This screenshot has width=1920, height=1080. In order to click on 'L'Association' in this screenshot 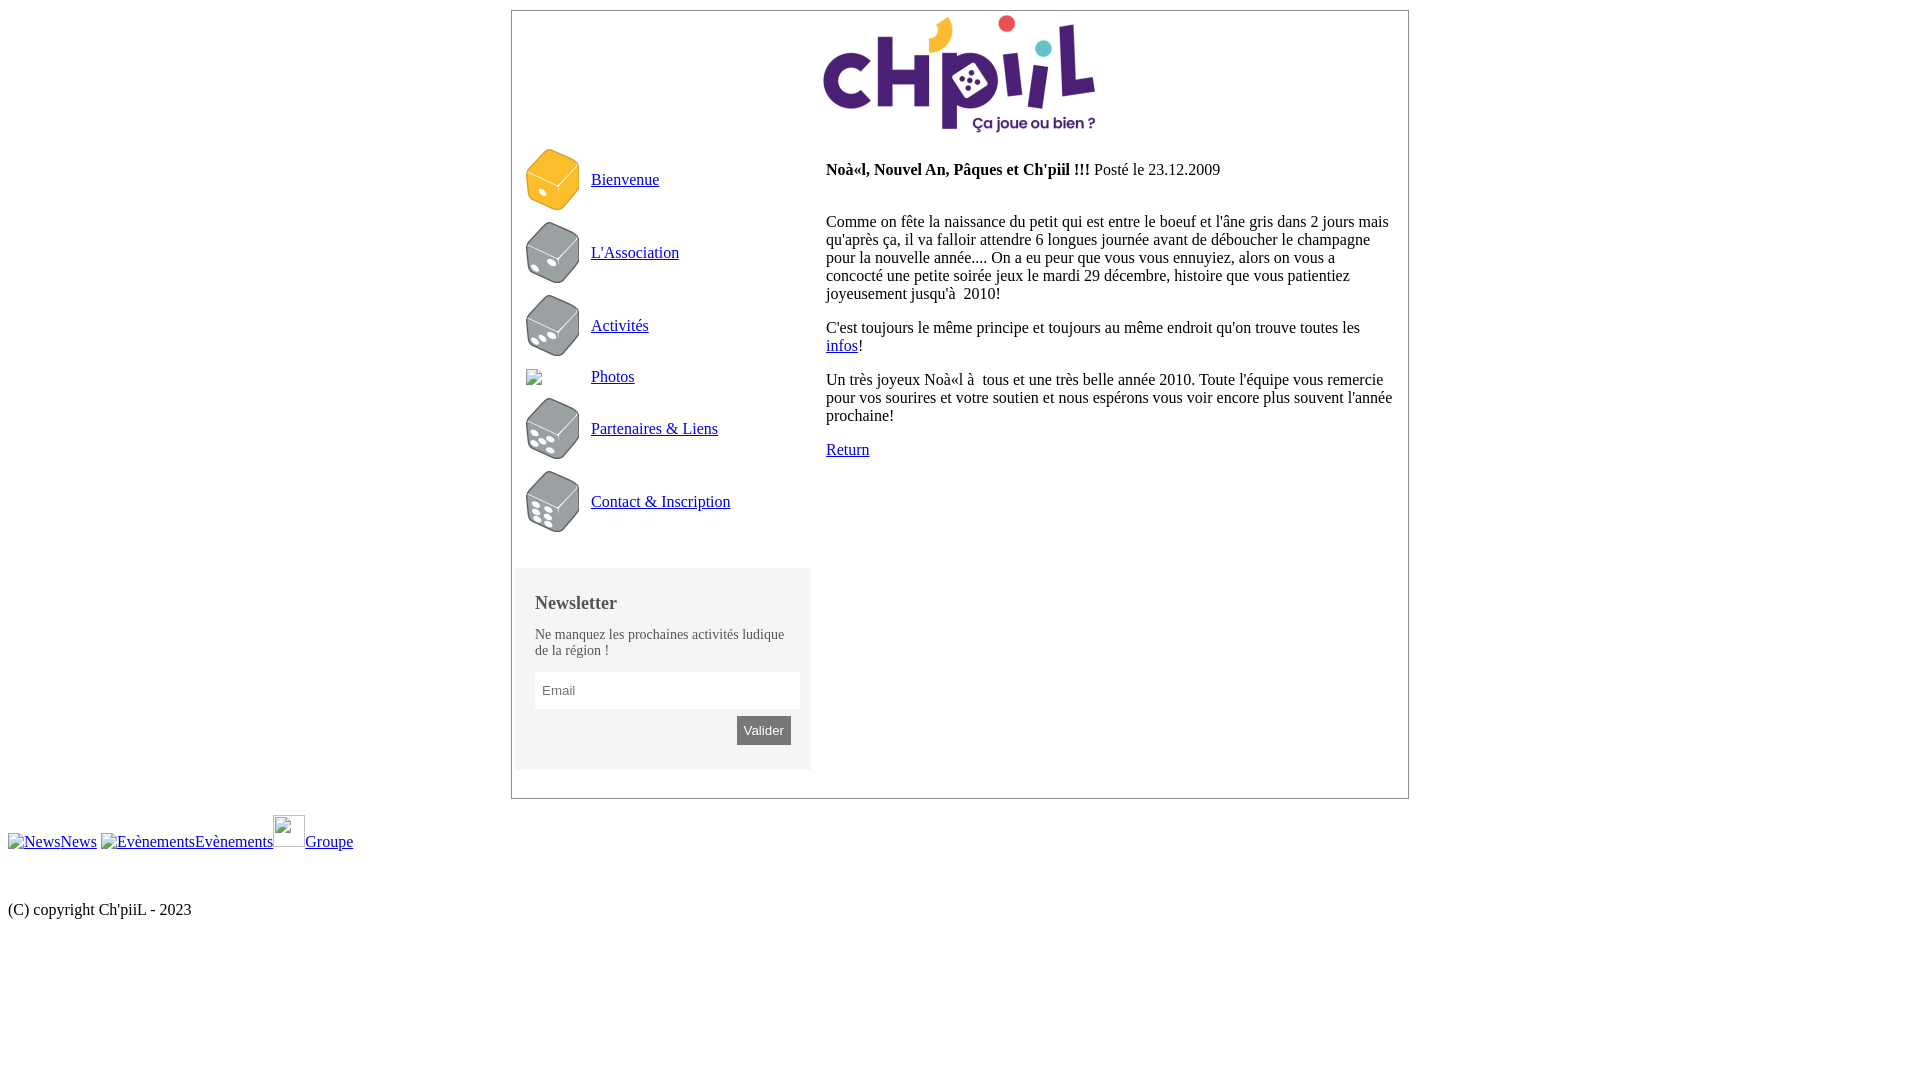, I will do `click(633, 251)`.